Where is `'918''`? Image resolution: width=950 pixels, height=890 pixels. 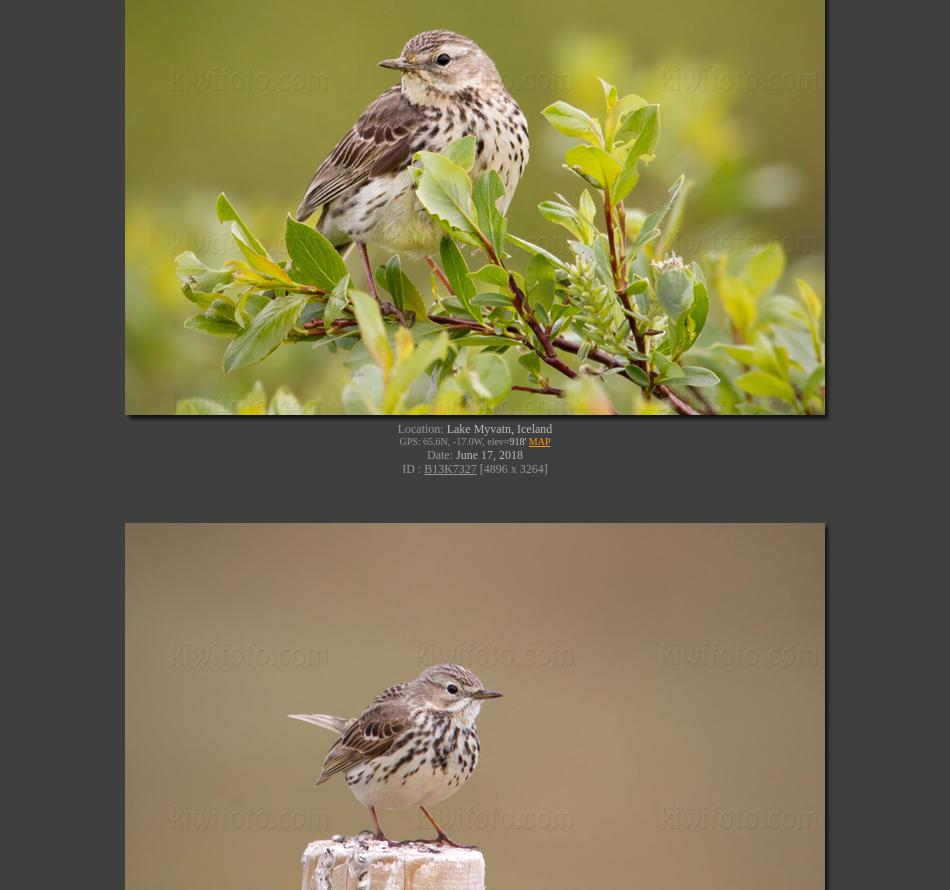
'918'' is located at coordinates (517, 440).